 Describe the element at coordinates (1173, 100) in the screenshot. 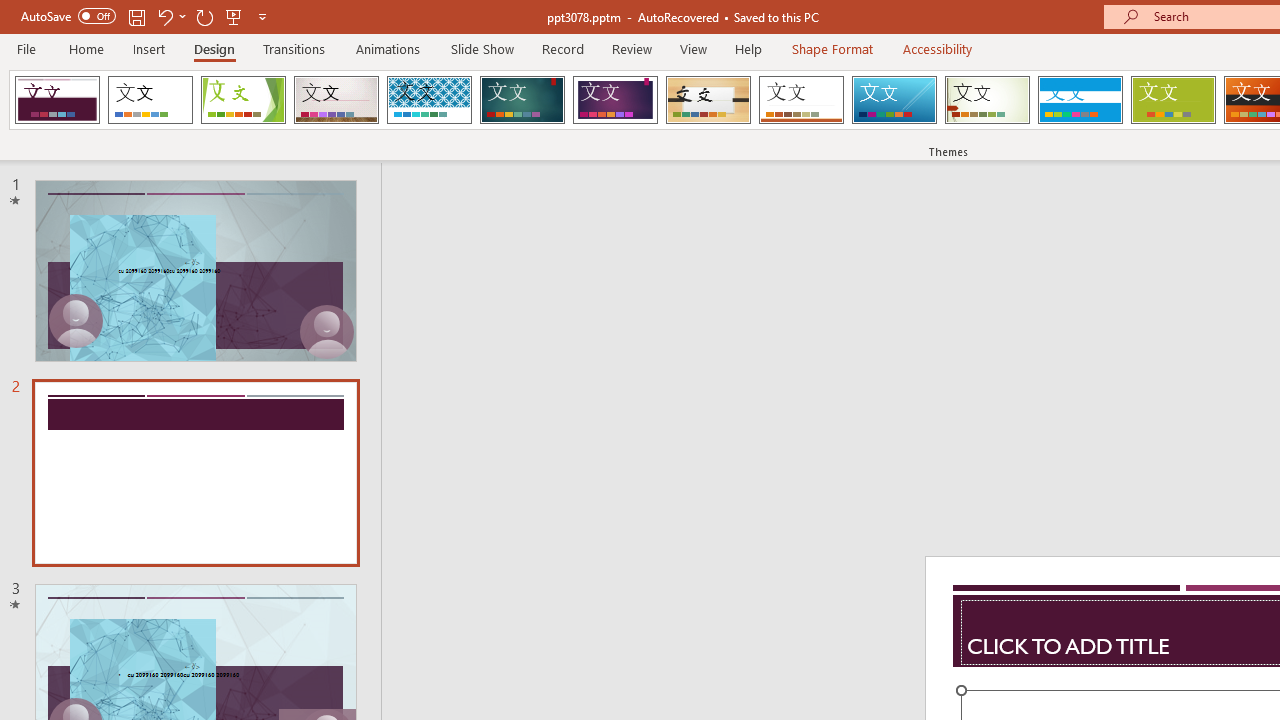

I see `'Basis'` at that location.